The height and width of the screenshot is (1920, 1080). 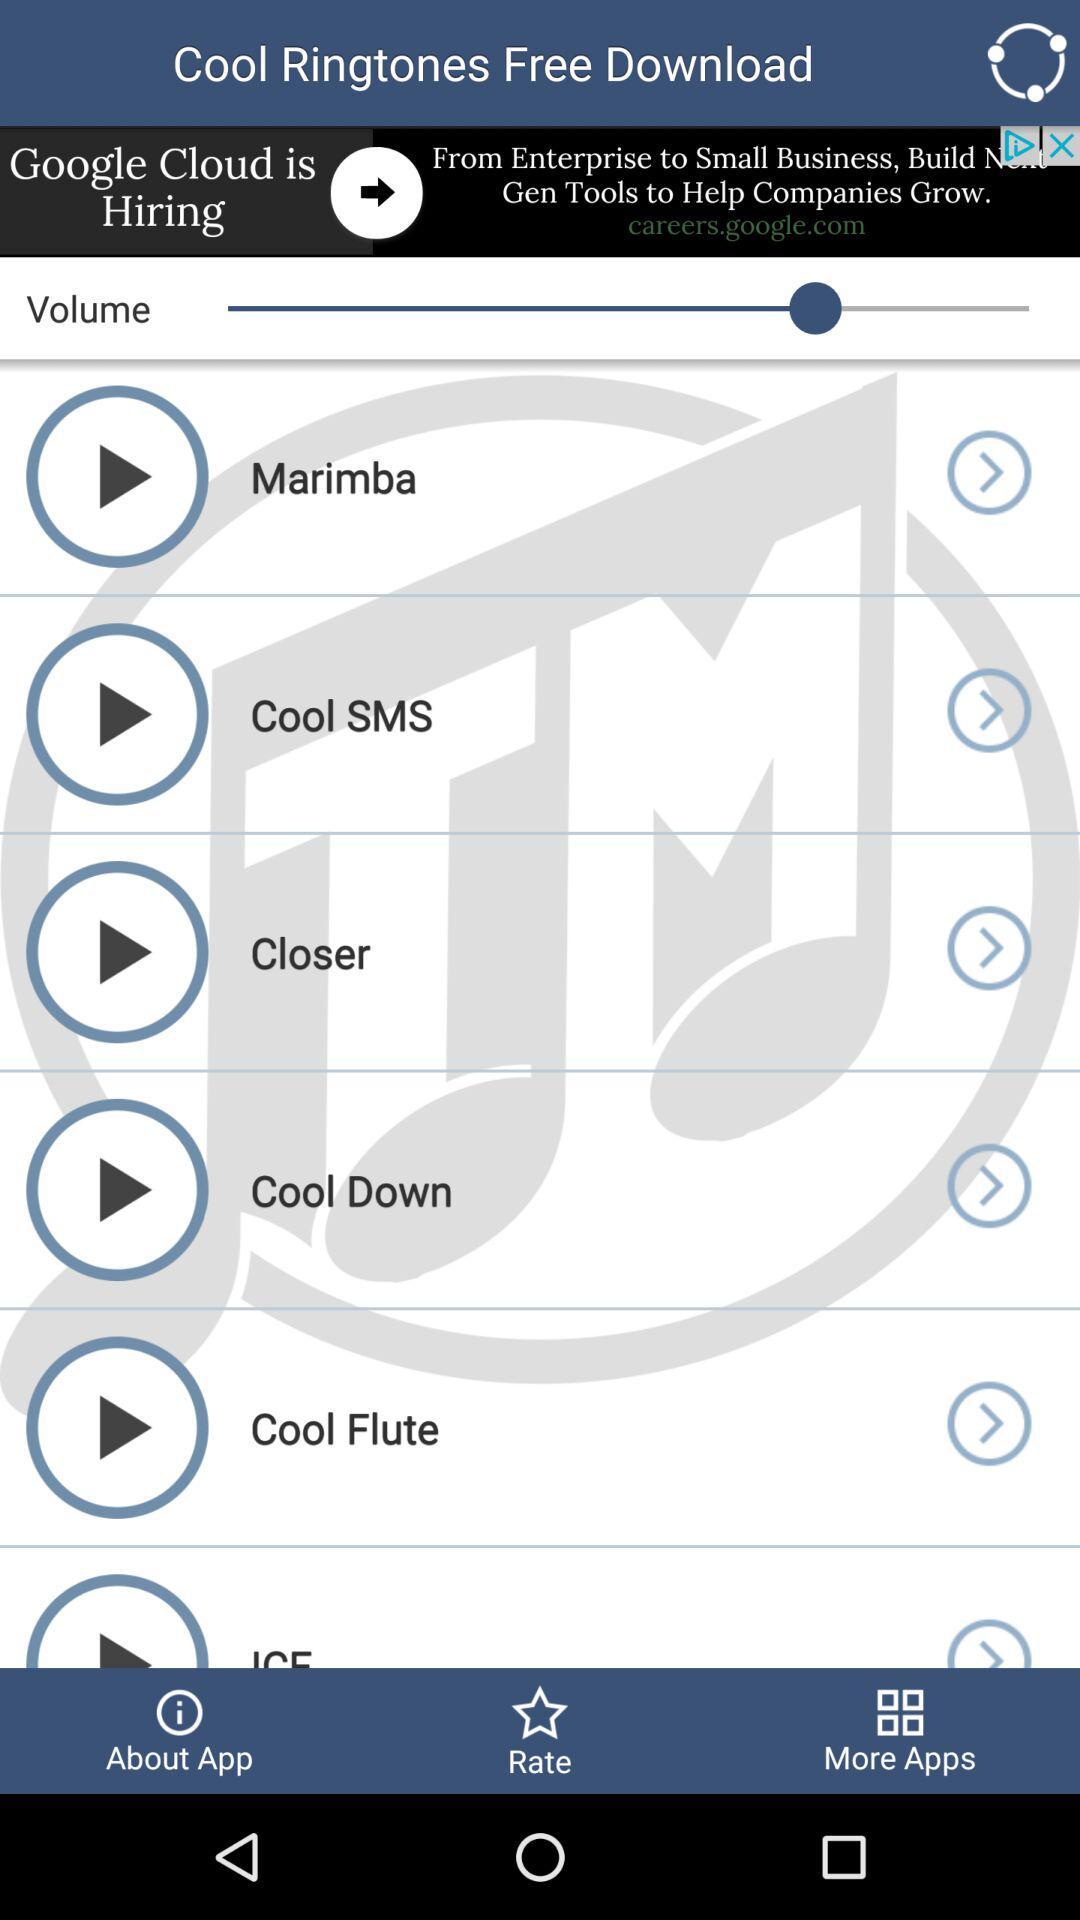 What do you see at coordinates (987, 714) in the screenshot?
I see `details option` at bounding box center [987, 714].